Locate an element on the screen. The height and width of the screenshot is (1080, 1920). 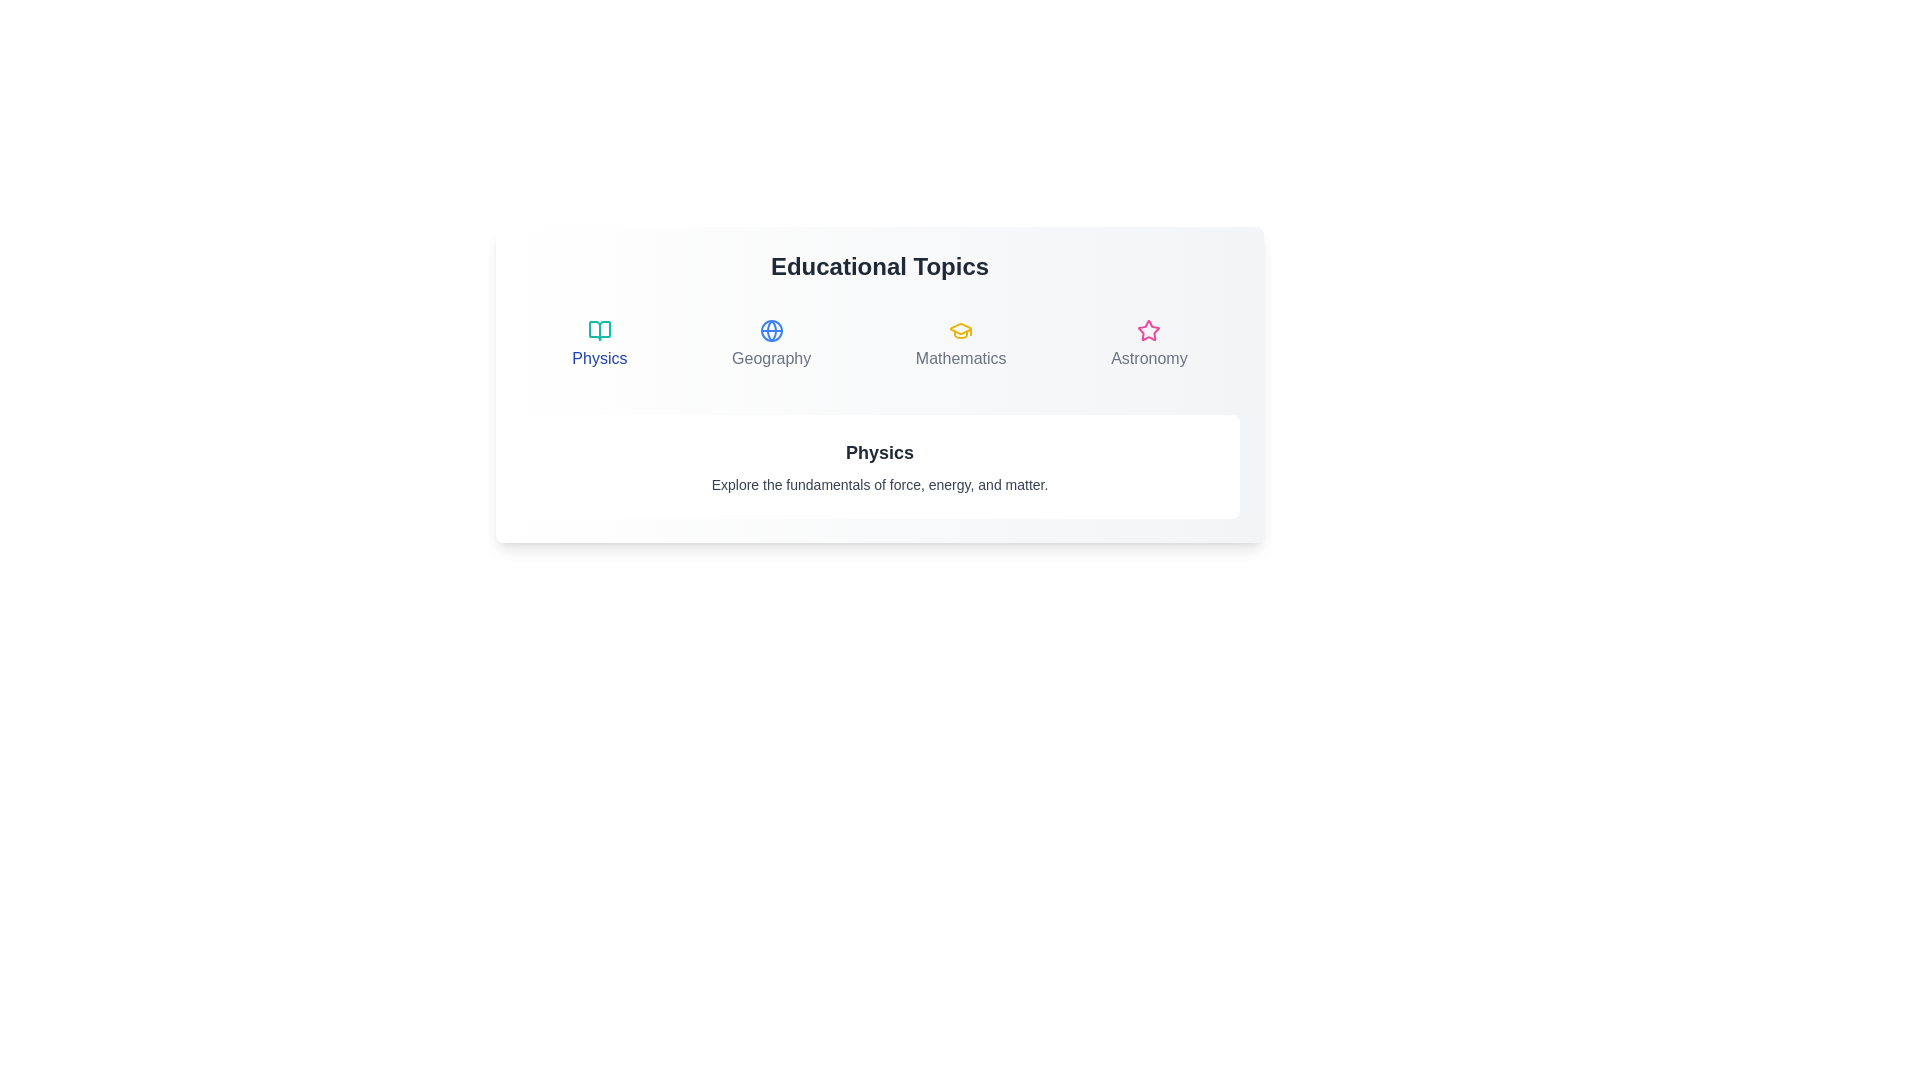
the Physics tab is located at coordinates (598, 343).